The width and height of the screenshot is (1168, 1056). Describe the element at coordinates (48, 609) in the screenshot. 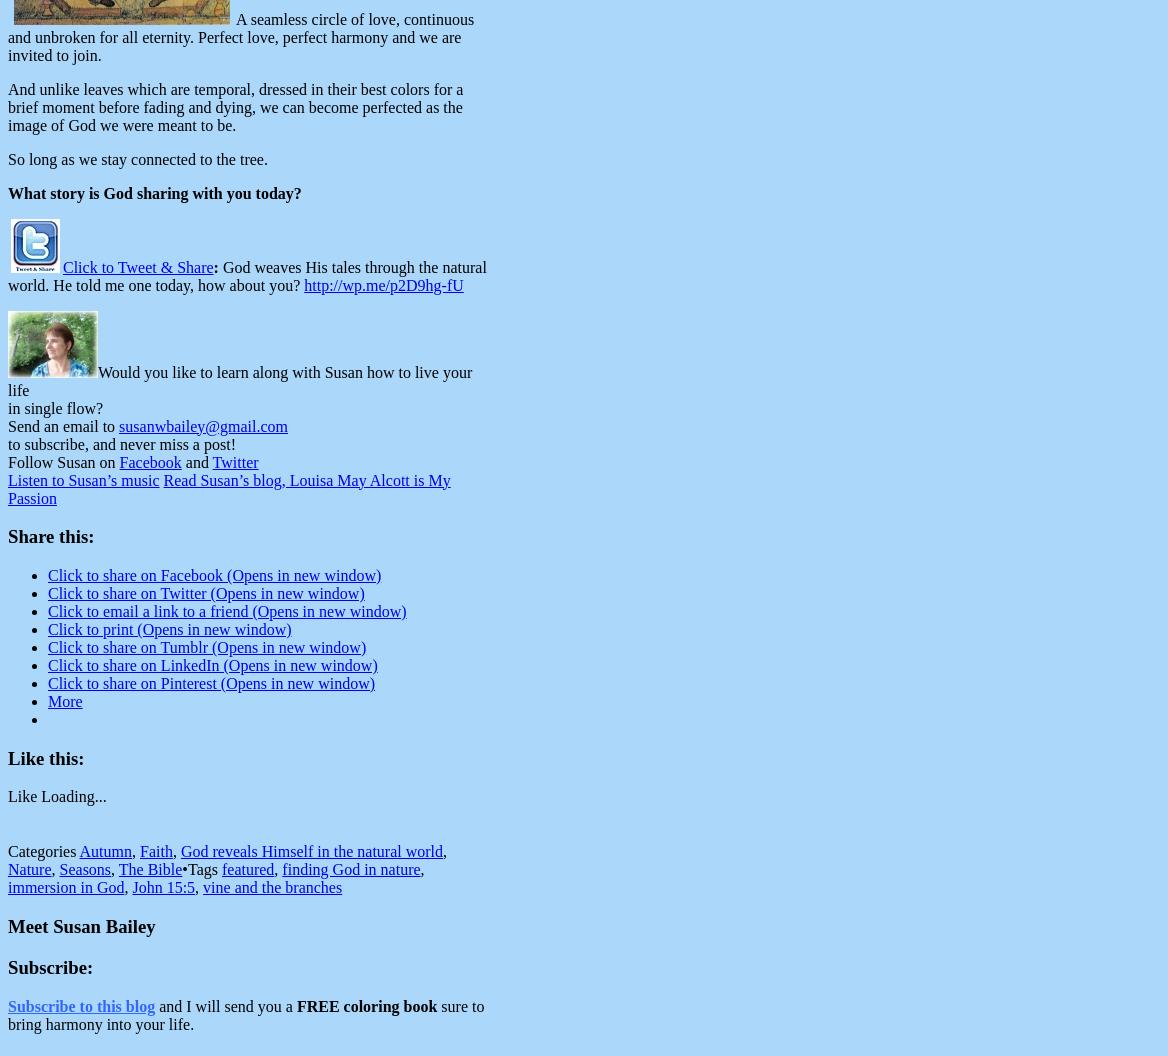

I see `'Click to email a link to a friend (Opens in new window)'` at that location.